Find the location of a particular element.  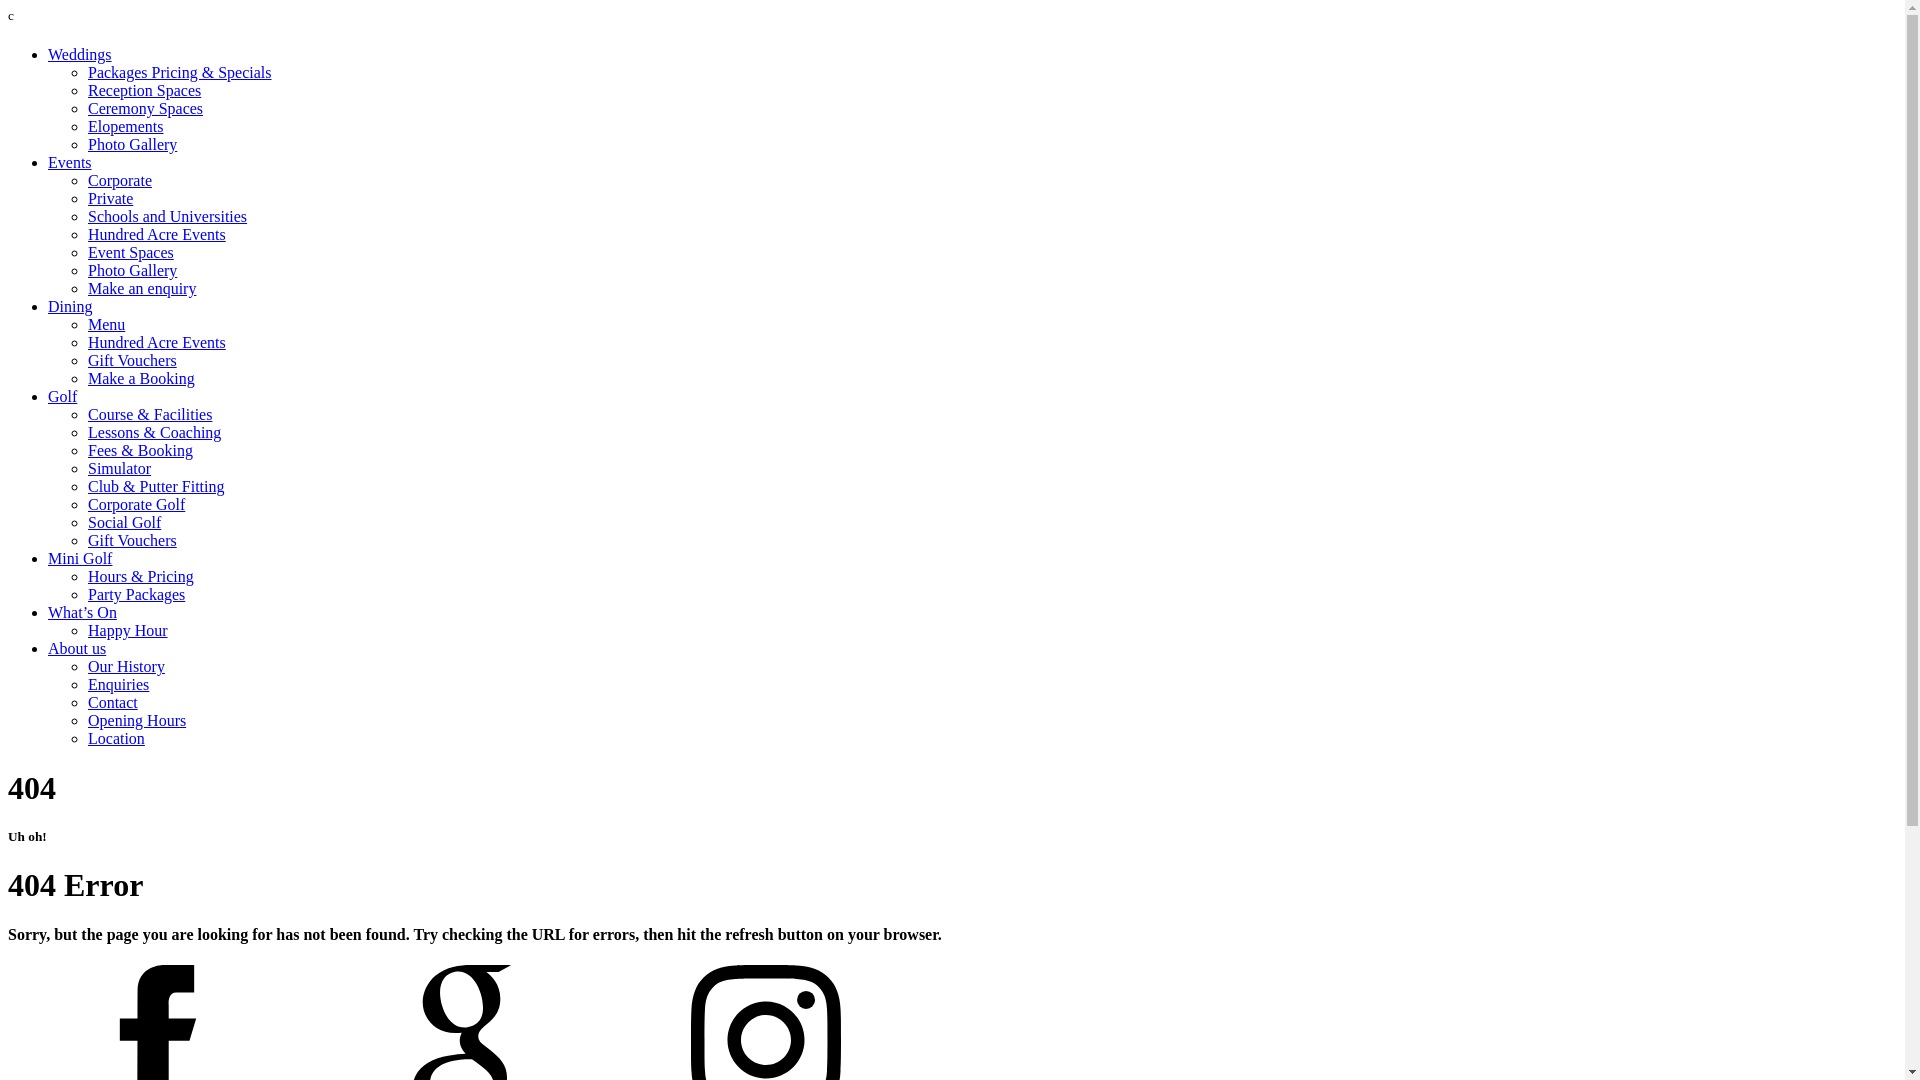

'Event Spaces' is located at coordinates (129, 251).